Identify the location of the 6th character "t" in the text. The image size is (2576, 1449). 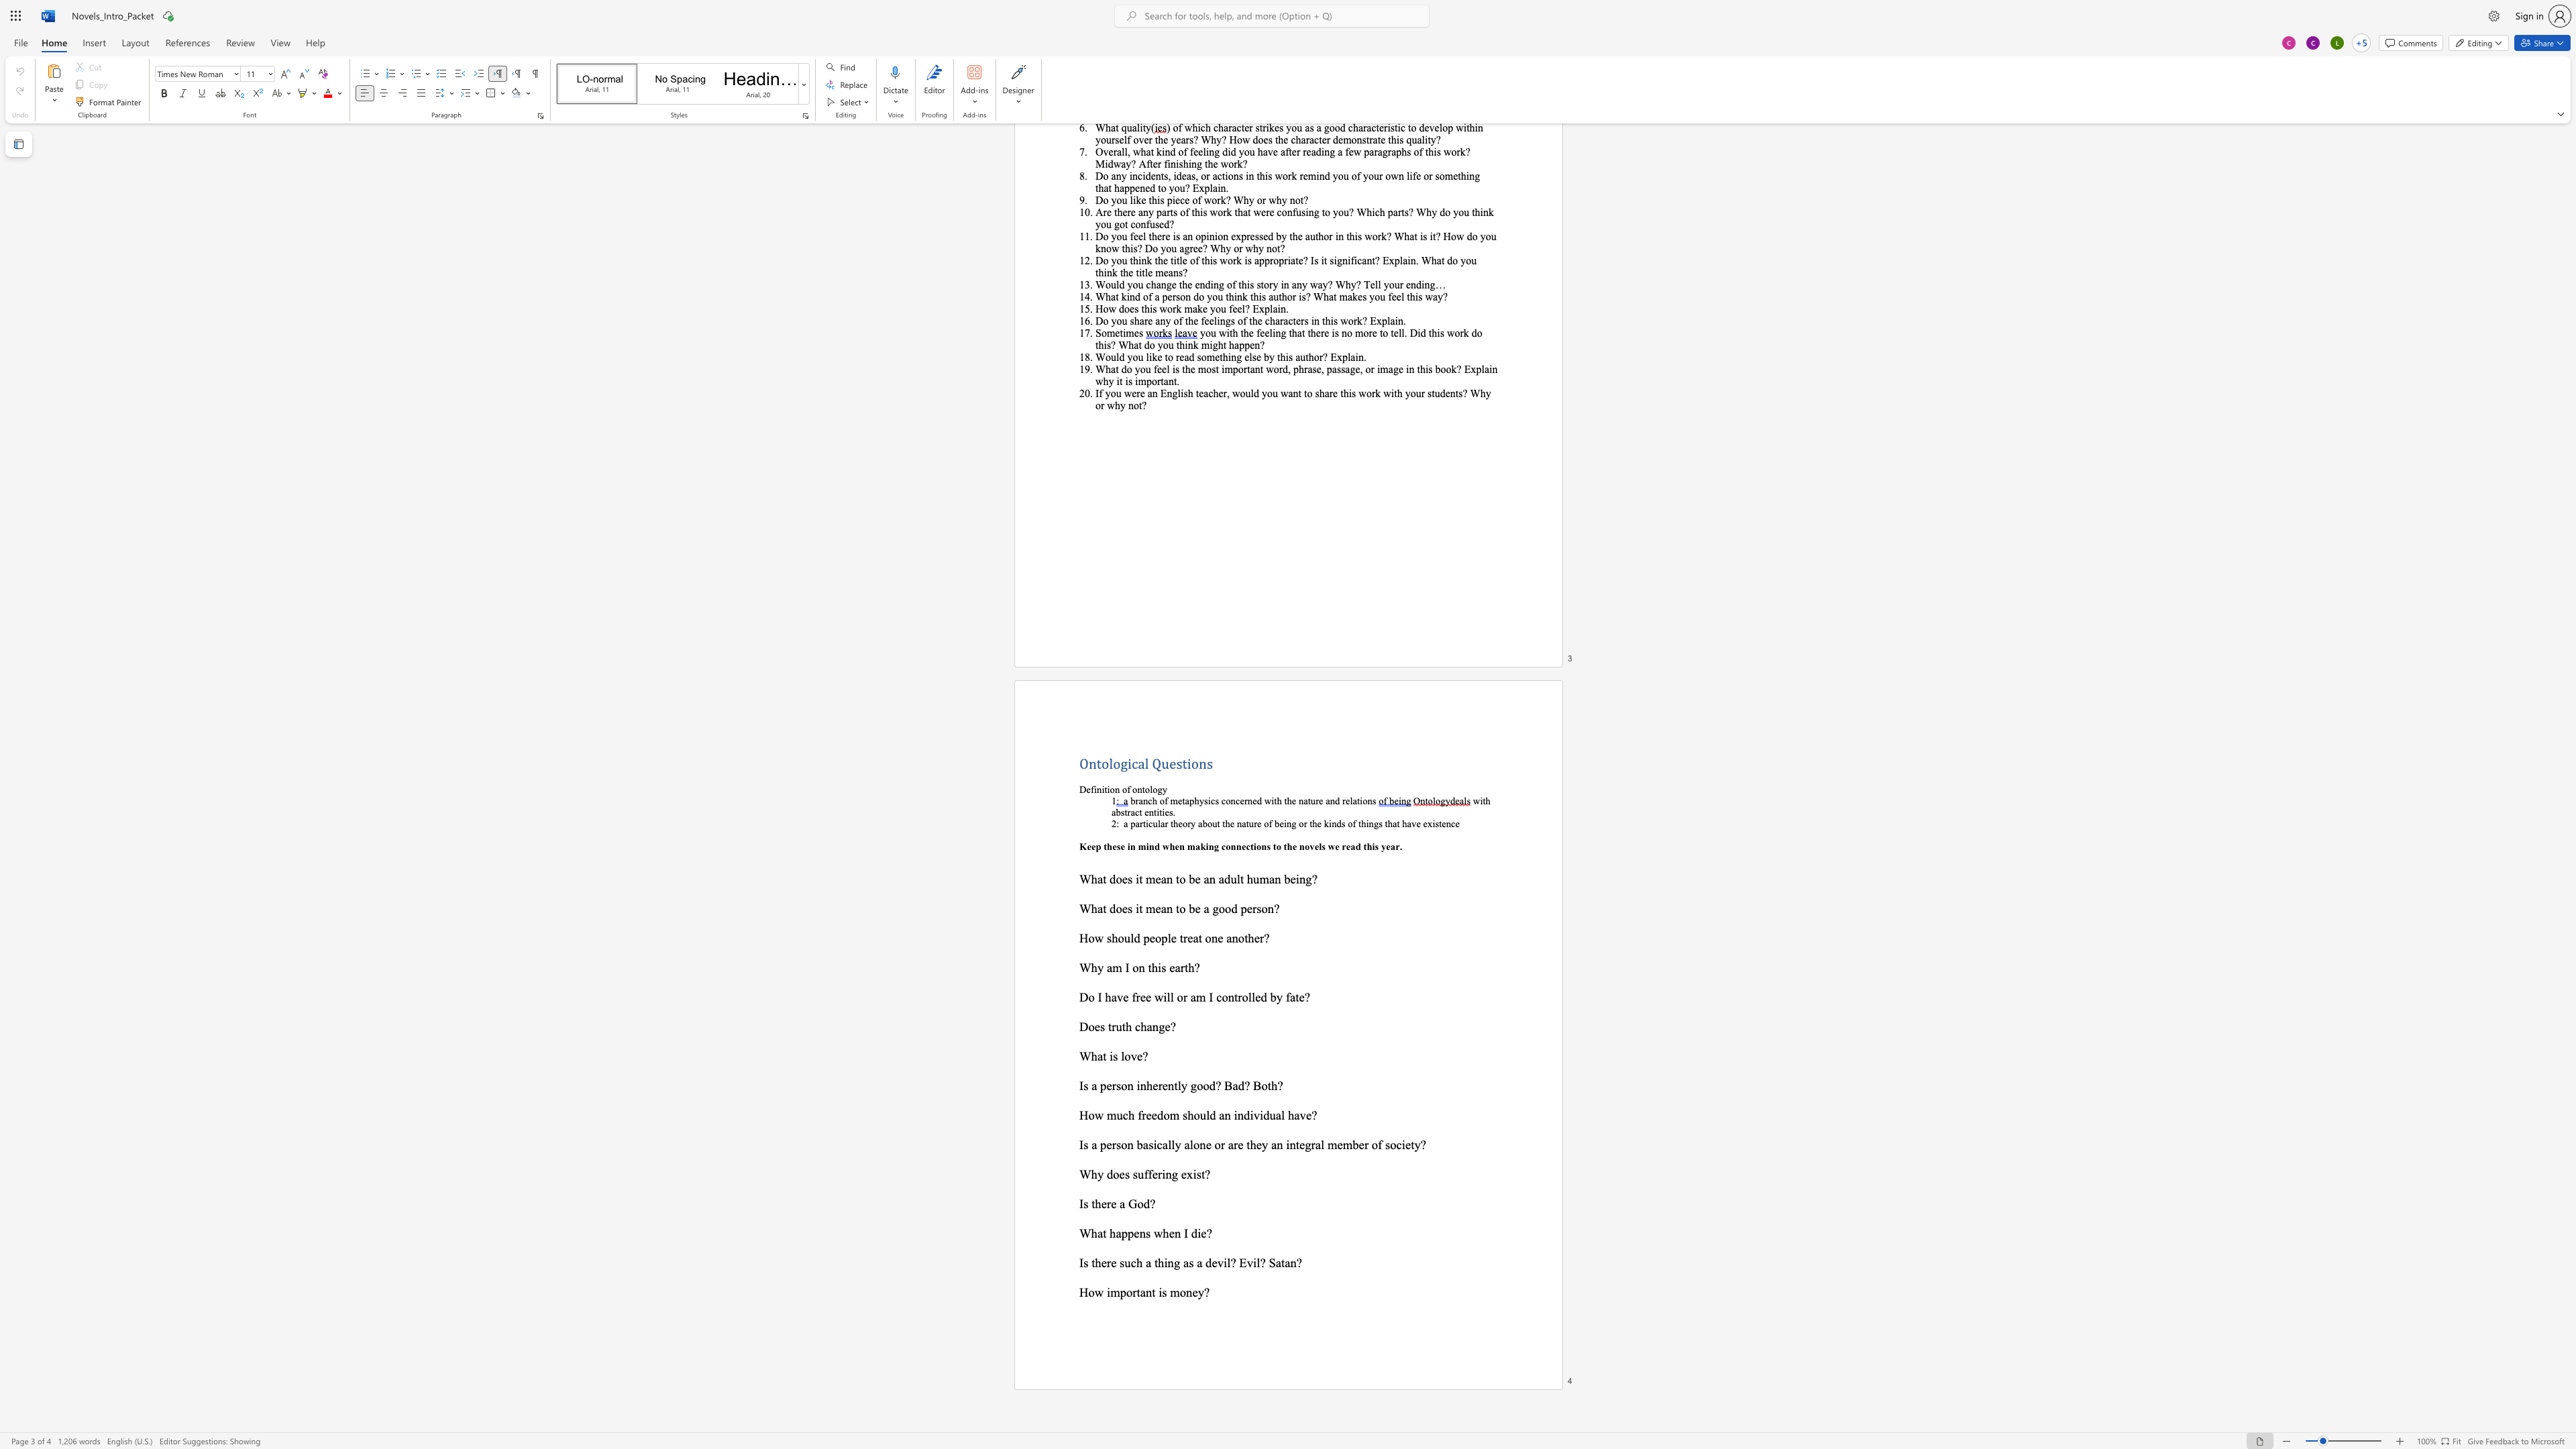
(1311, 822).